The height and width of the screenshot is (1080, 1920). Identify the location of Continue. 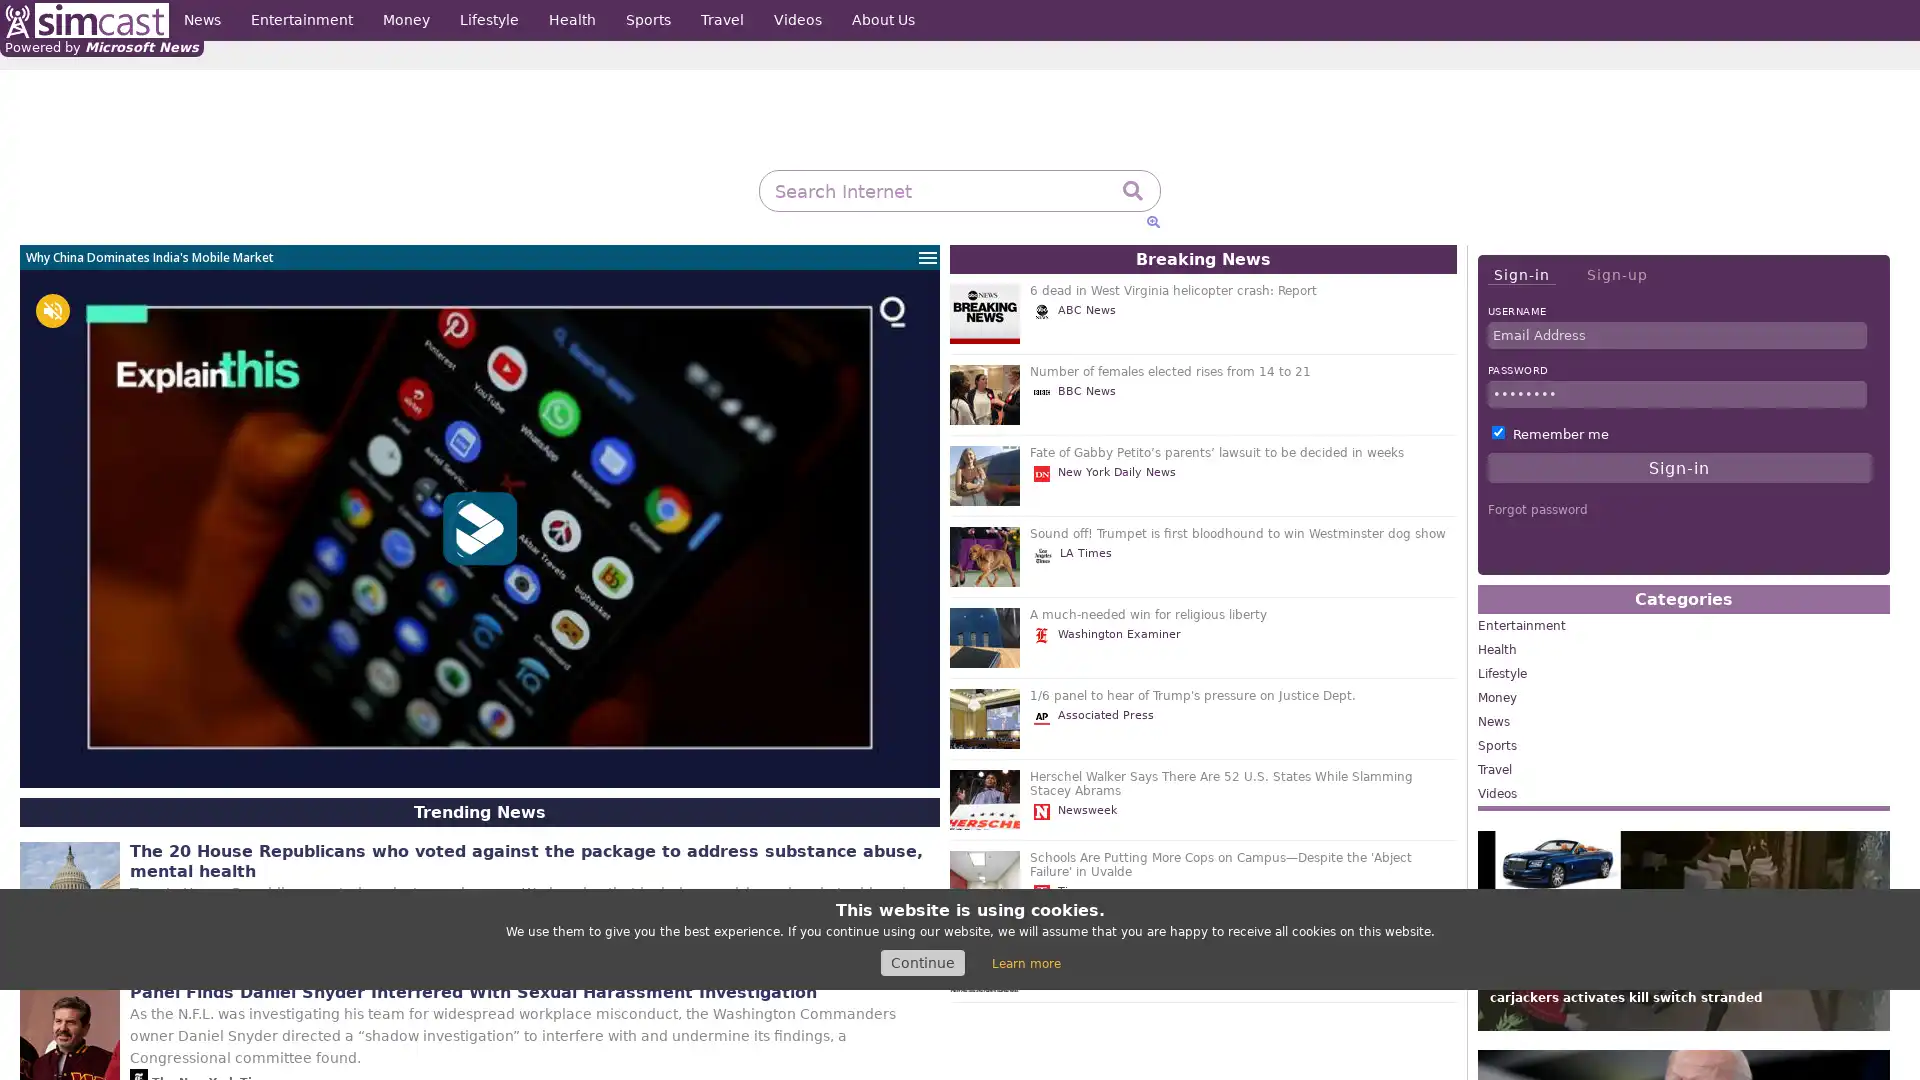
(921, 962).